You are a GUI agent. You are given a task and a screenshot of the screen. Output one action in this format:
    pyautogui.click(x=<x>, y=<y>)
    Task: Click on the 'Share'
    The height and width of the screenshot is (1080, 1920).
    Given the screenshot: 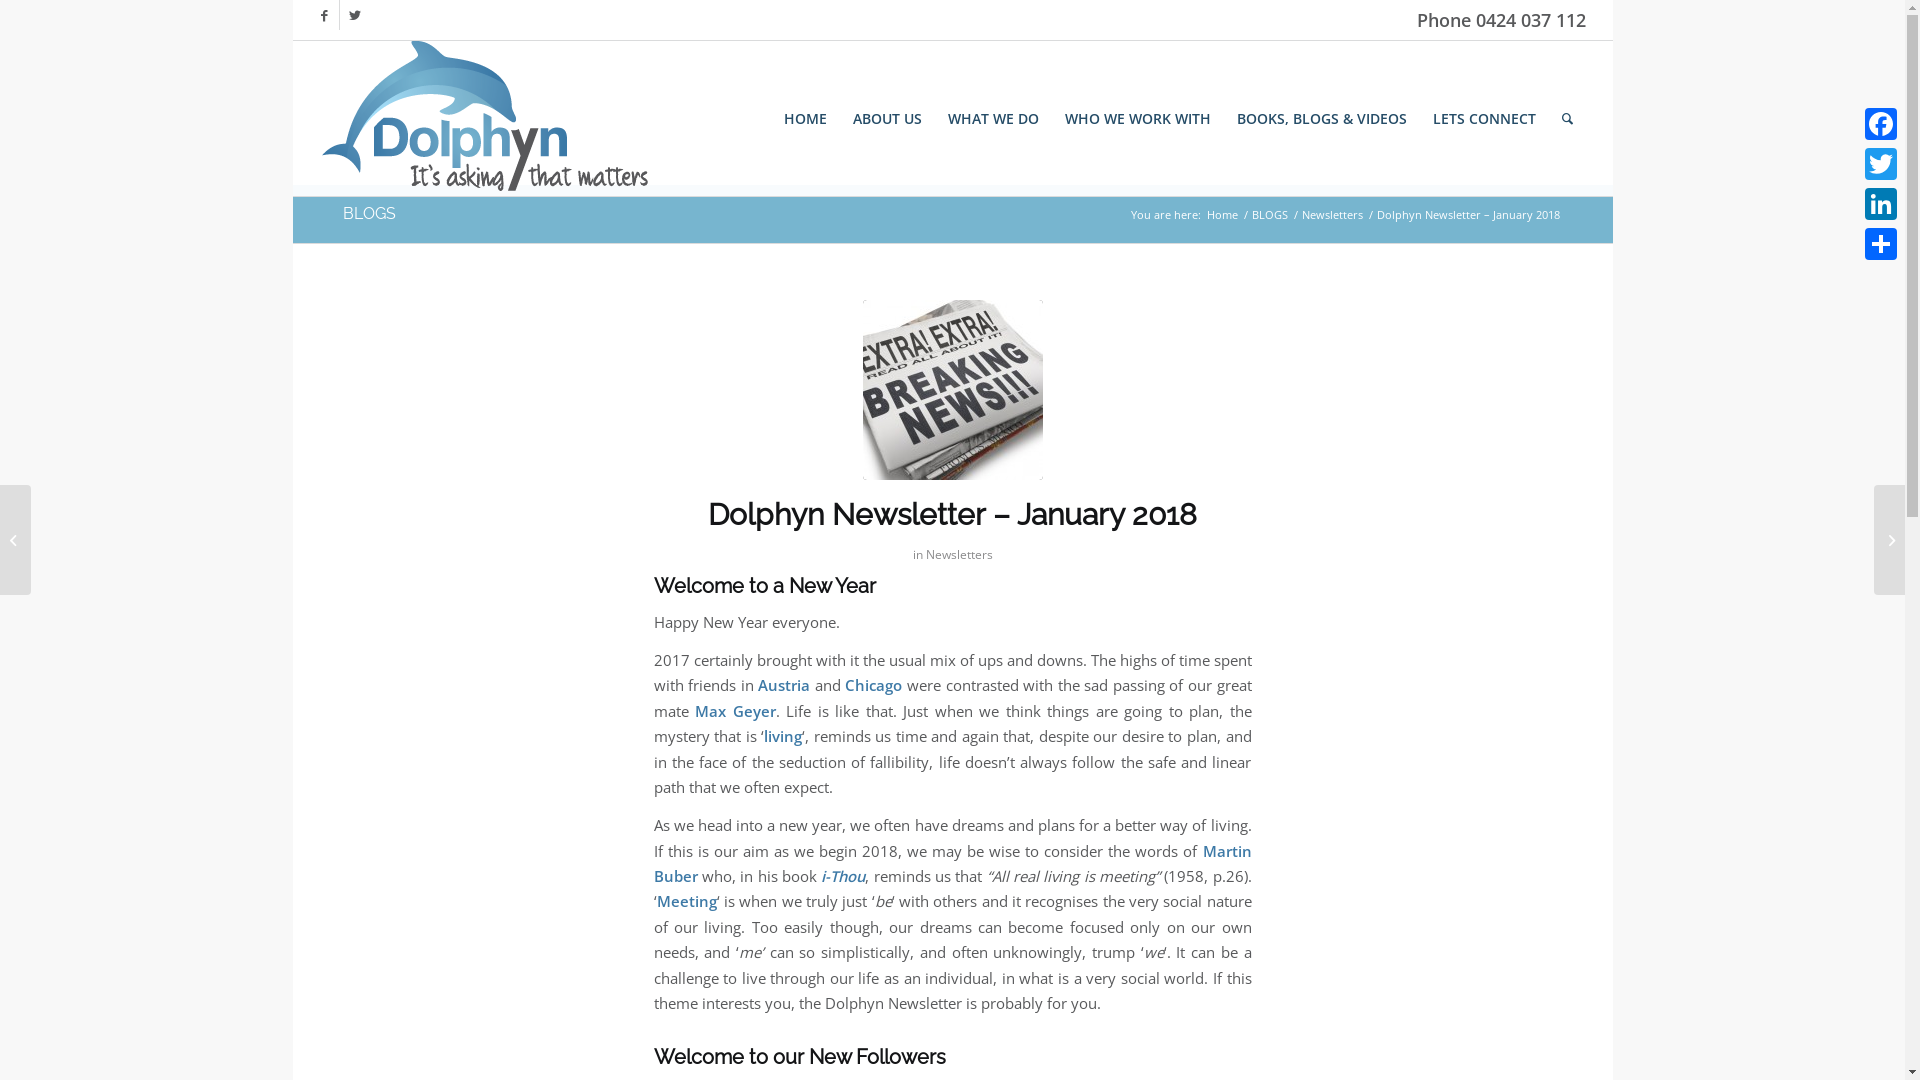 What is the action you would take?
    pyautogui.click(x=1880, y=242)
    